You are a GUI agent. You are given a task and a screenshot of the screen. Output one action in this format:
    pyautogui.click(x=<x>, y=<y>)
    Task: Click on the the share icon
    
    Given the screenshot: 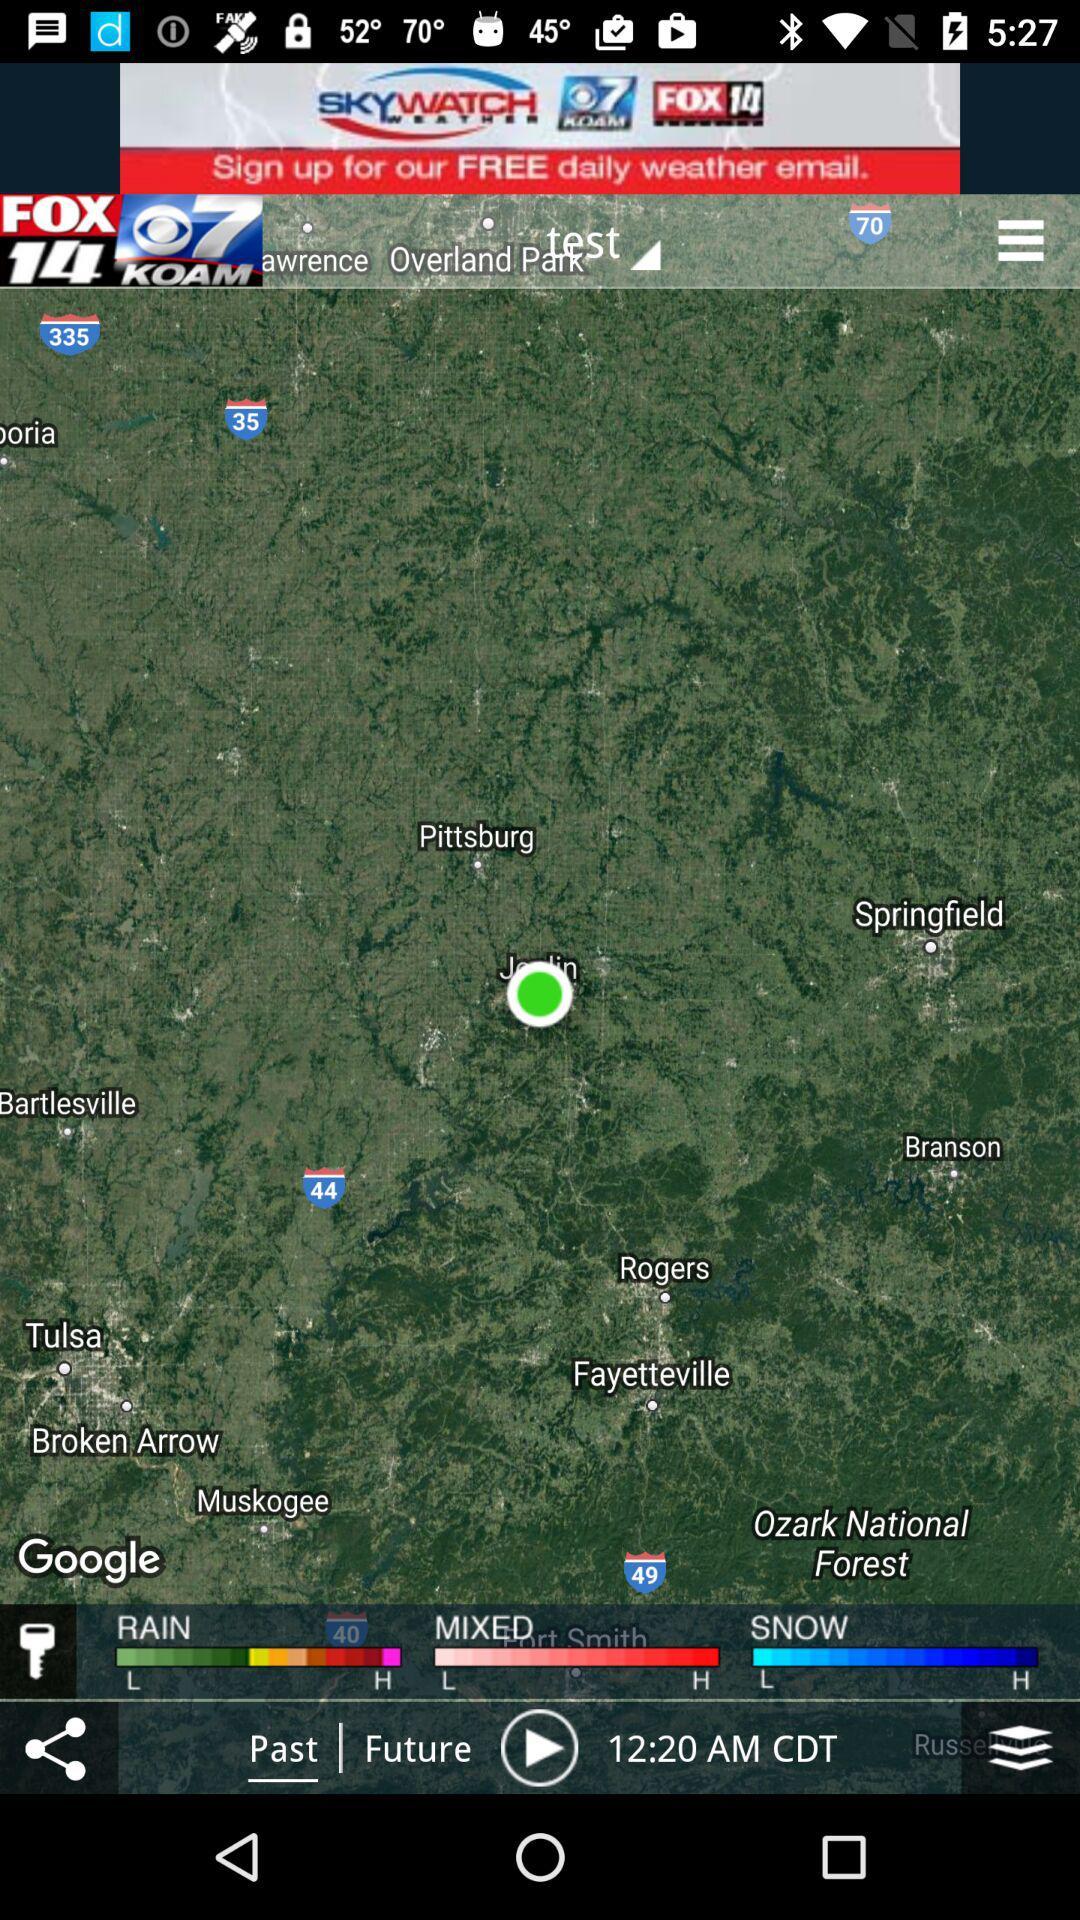 What is the action you would take?
    pyautogui.click(x=58, y=1746)
    